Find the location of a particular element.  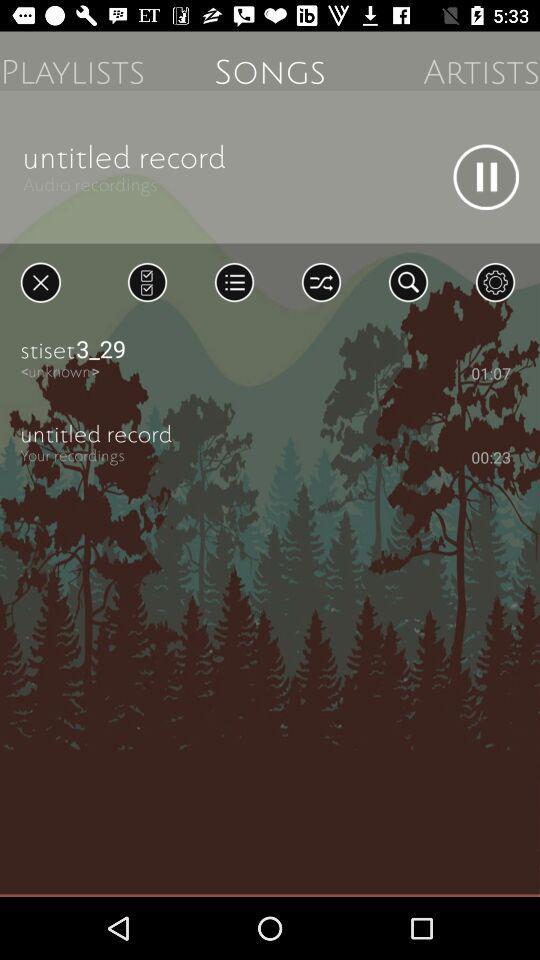

search the playlists is located at coordinates (407, 281).